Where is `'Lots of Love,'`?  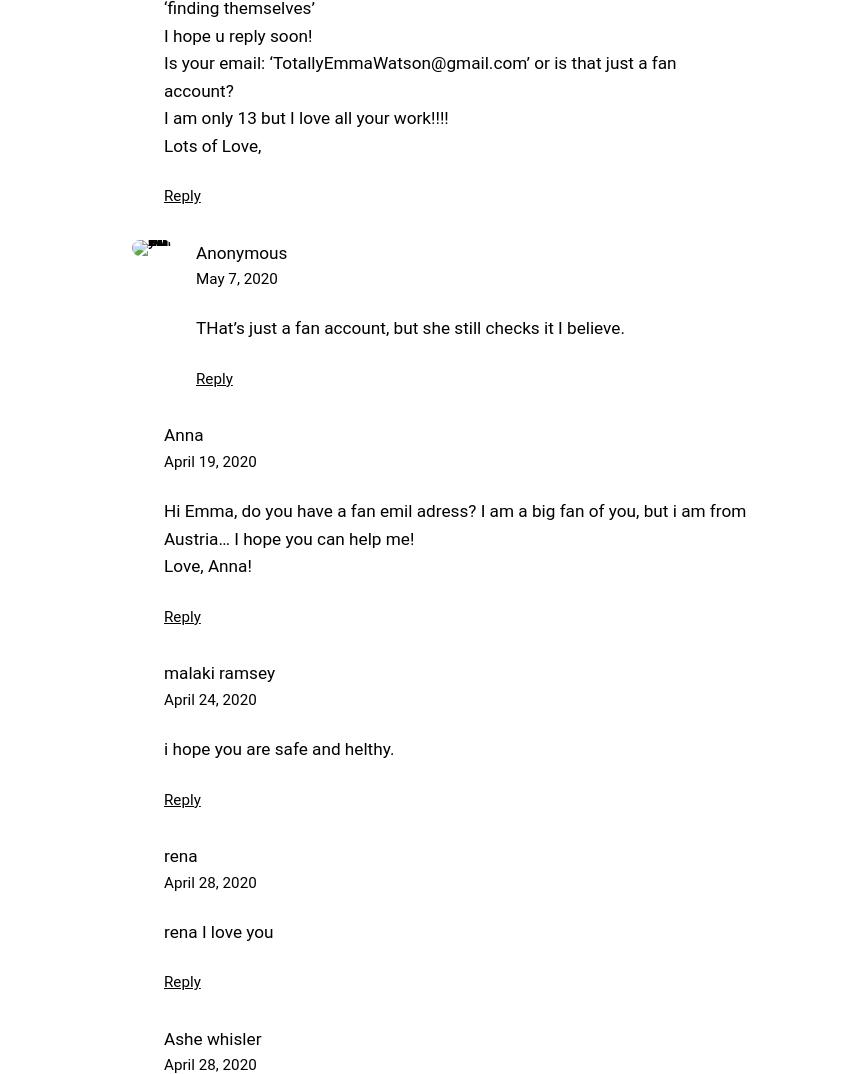
'Lots of Love,' is located at coordinates (163, 143).